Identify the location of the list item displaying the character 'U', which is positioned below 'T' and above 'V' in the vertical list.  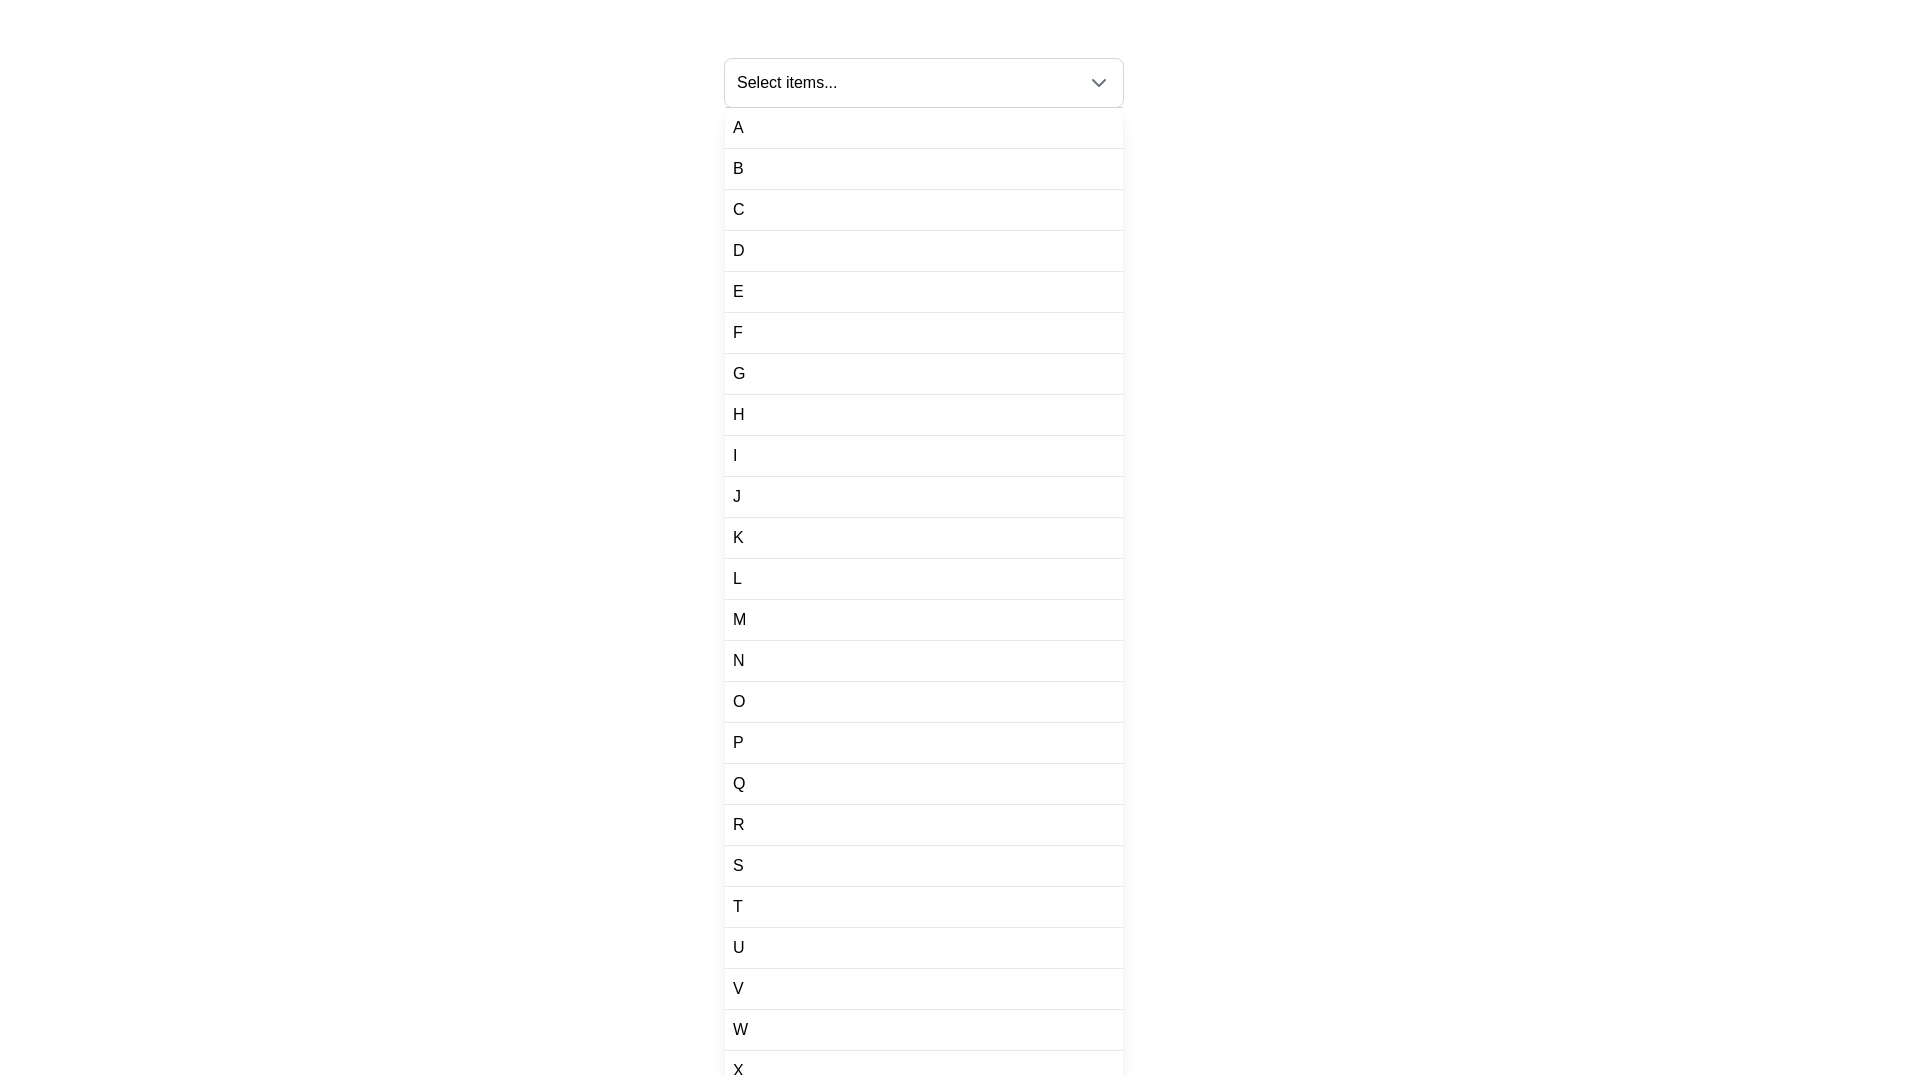
(737, 947).